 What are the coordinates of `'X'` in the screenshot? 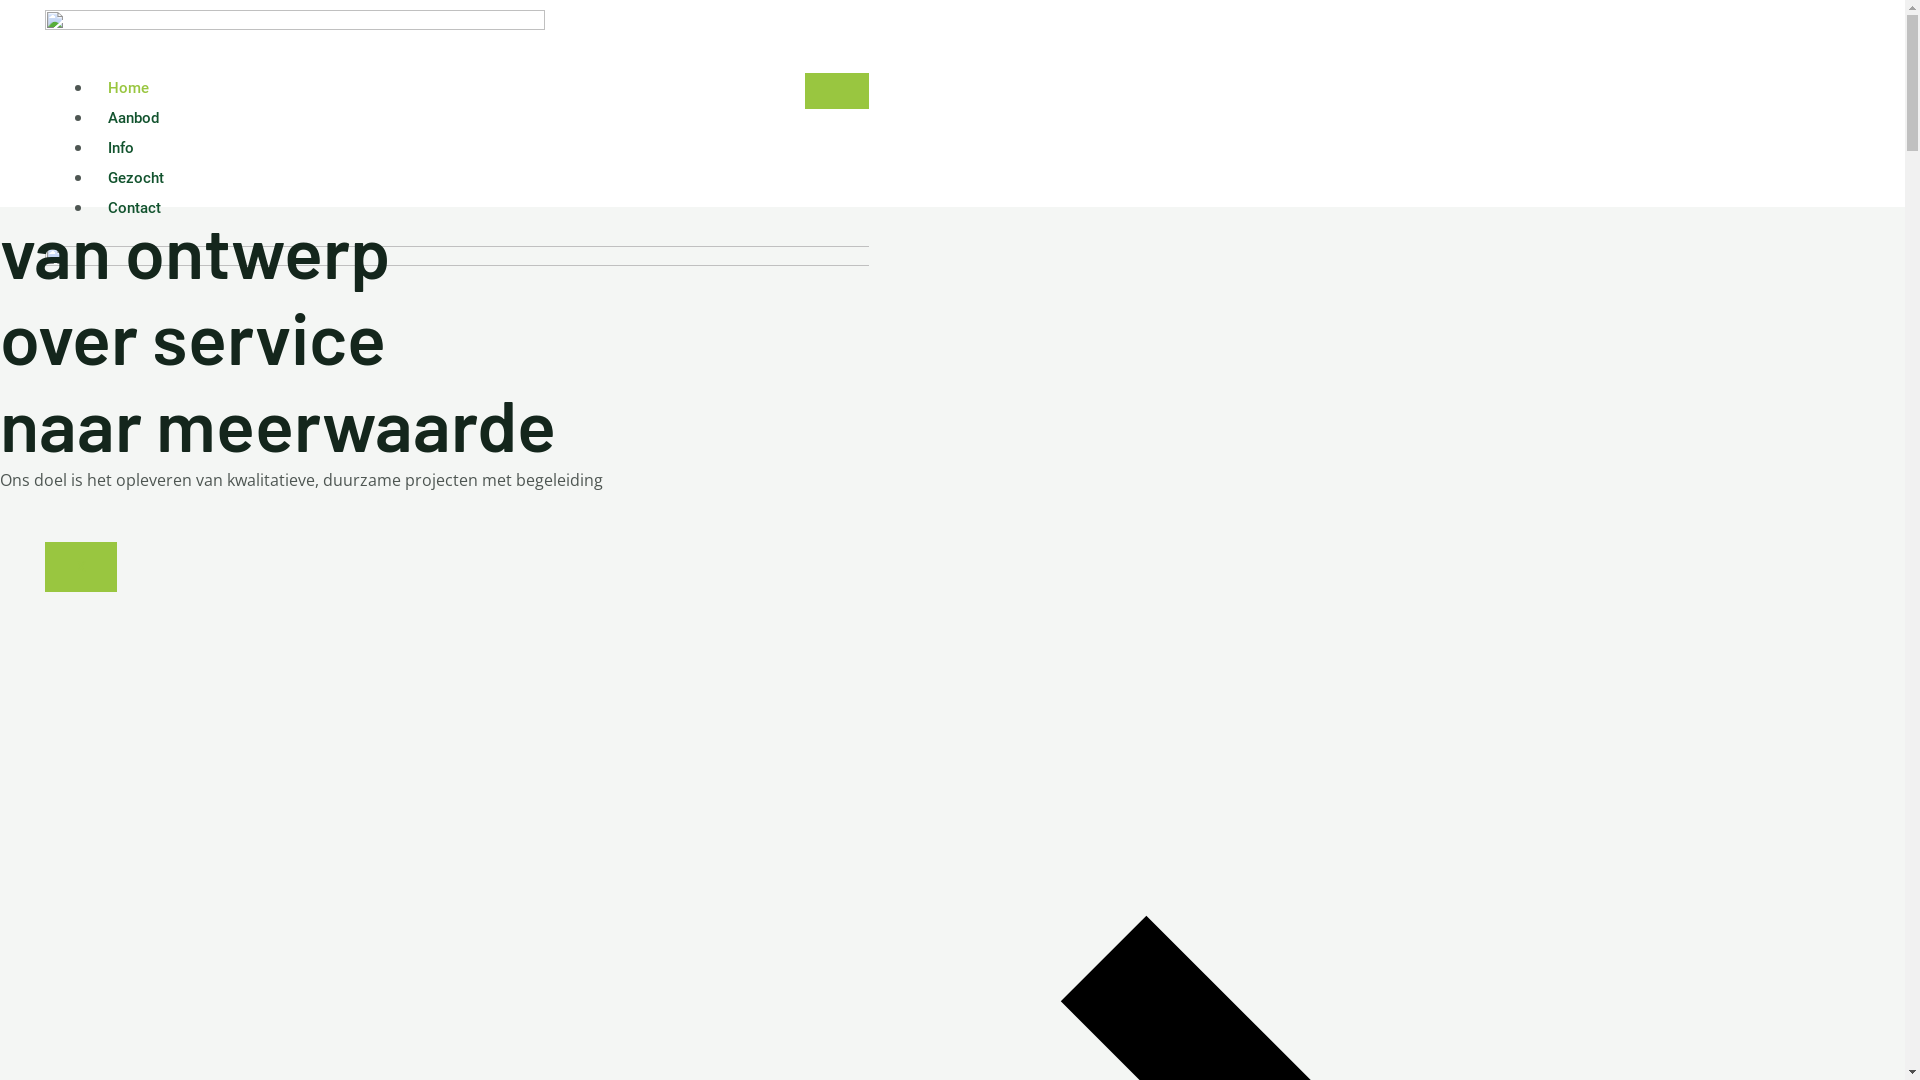 It's located at (80, 567).